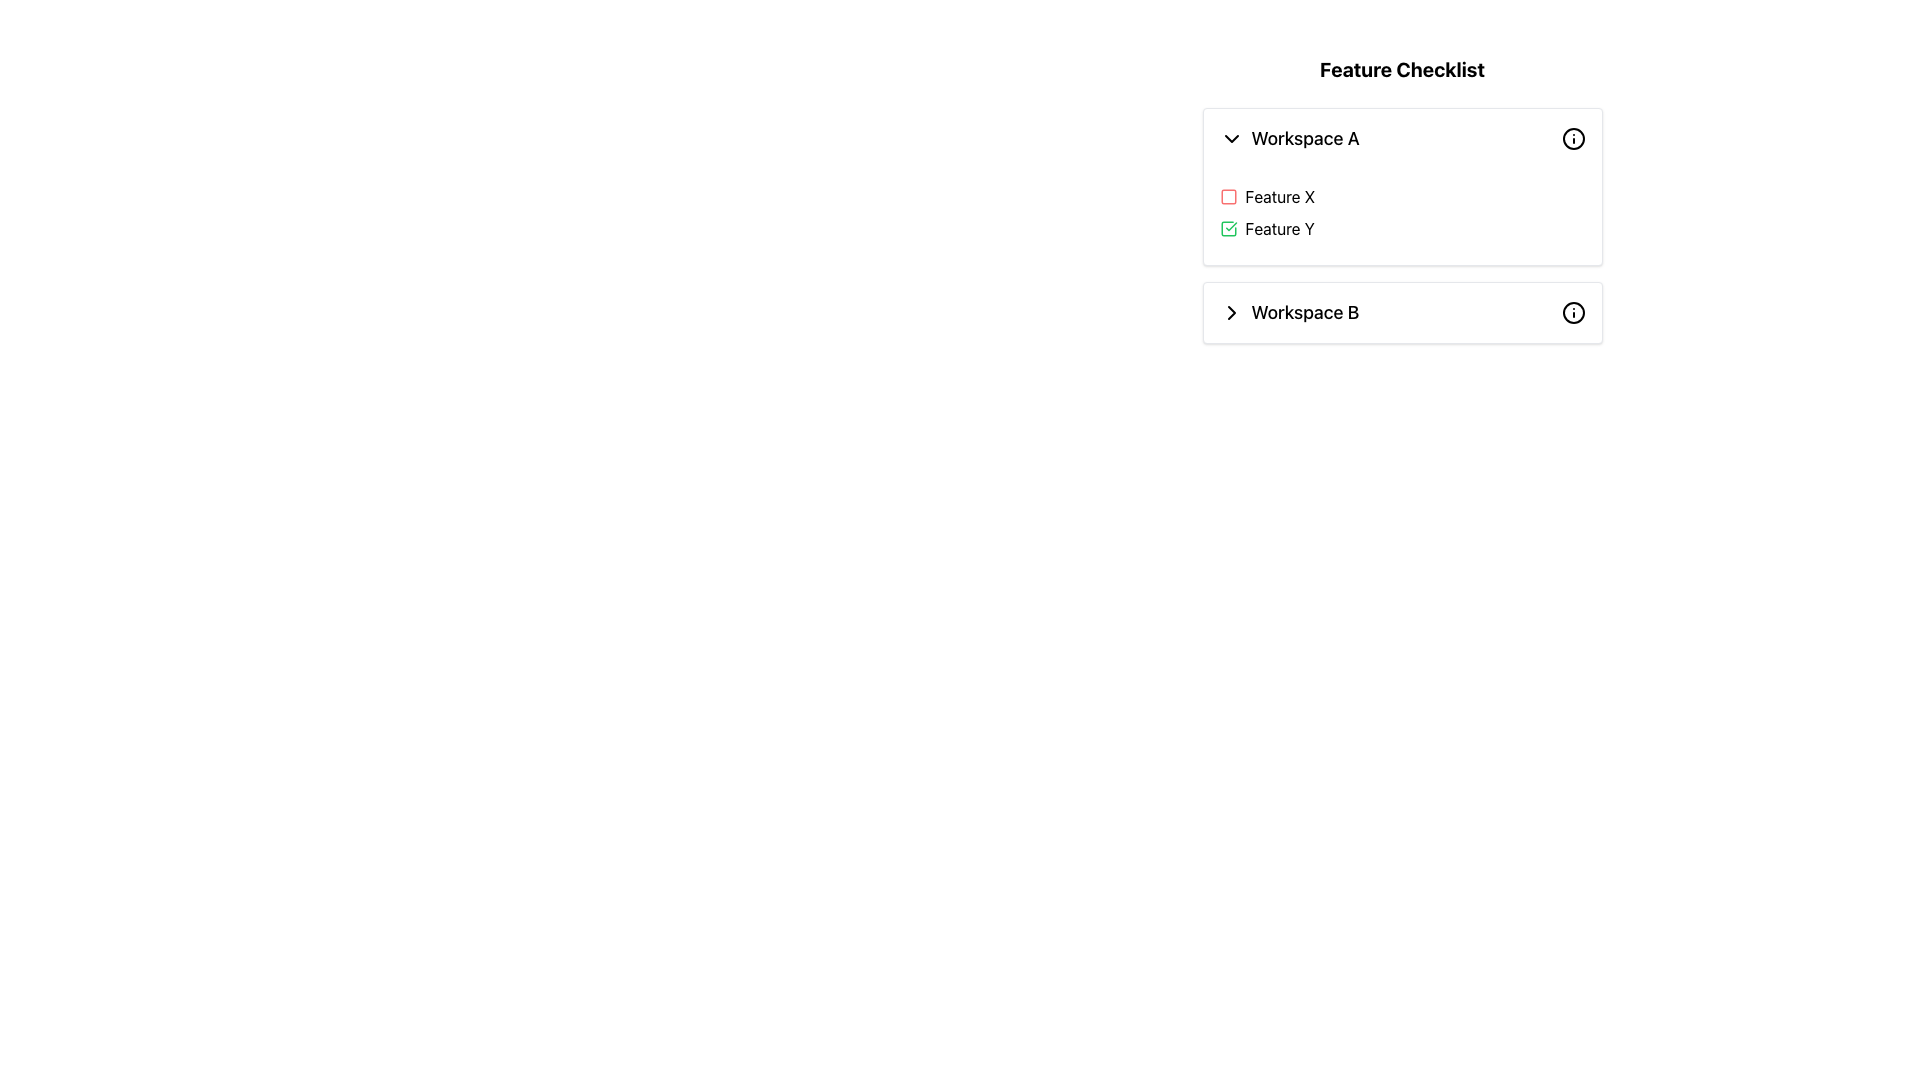  Describe the element at coordinates (1266, 227) in the screenshot. I see `the text label 'Feature Y' that is bold, black, and located within the checklist 'Workspace A', positioned between 'Feature X' and 'Workspace B'` at that location.